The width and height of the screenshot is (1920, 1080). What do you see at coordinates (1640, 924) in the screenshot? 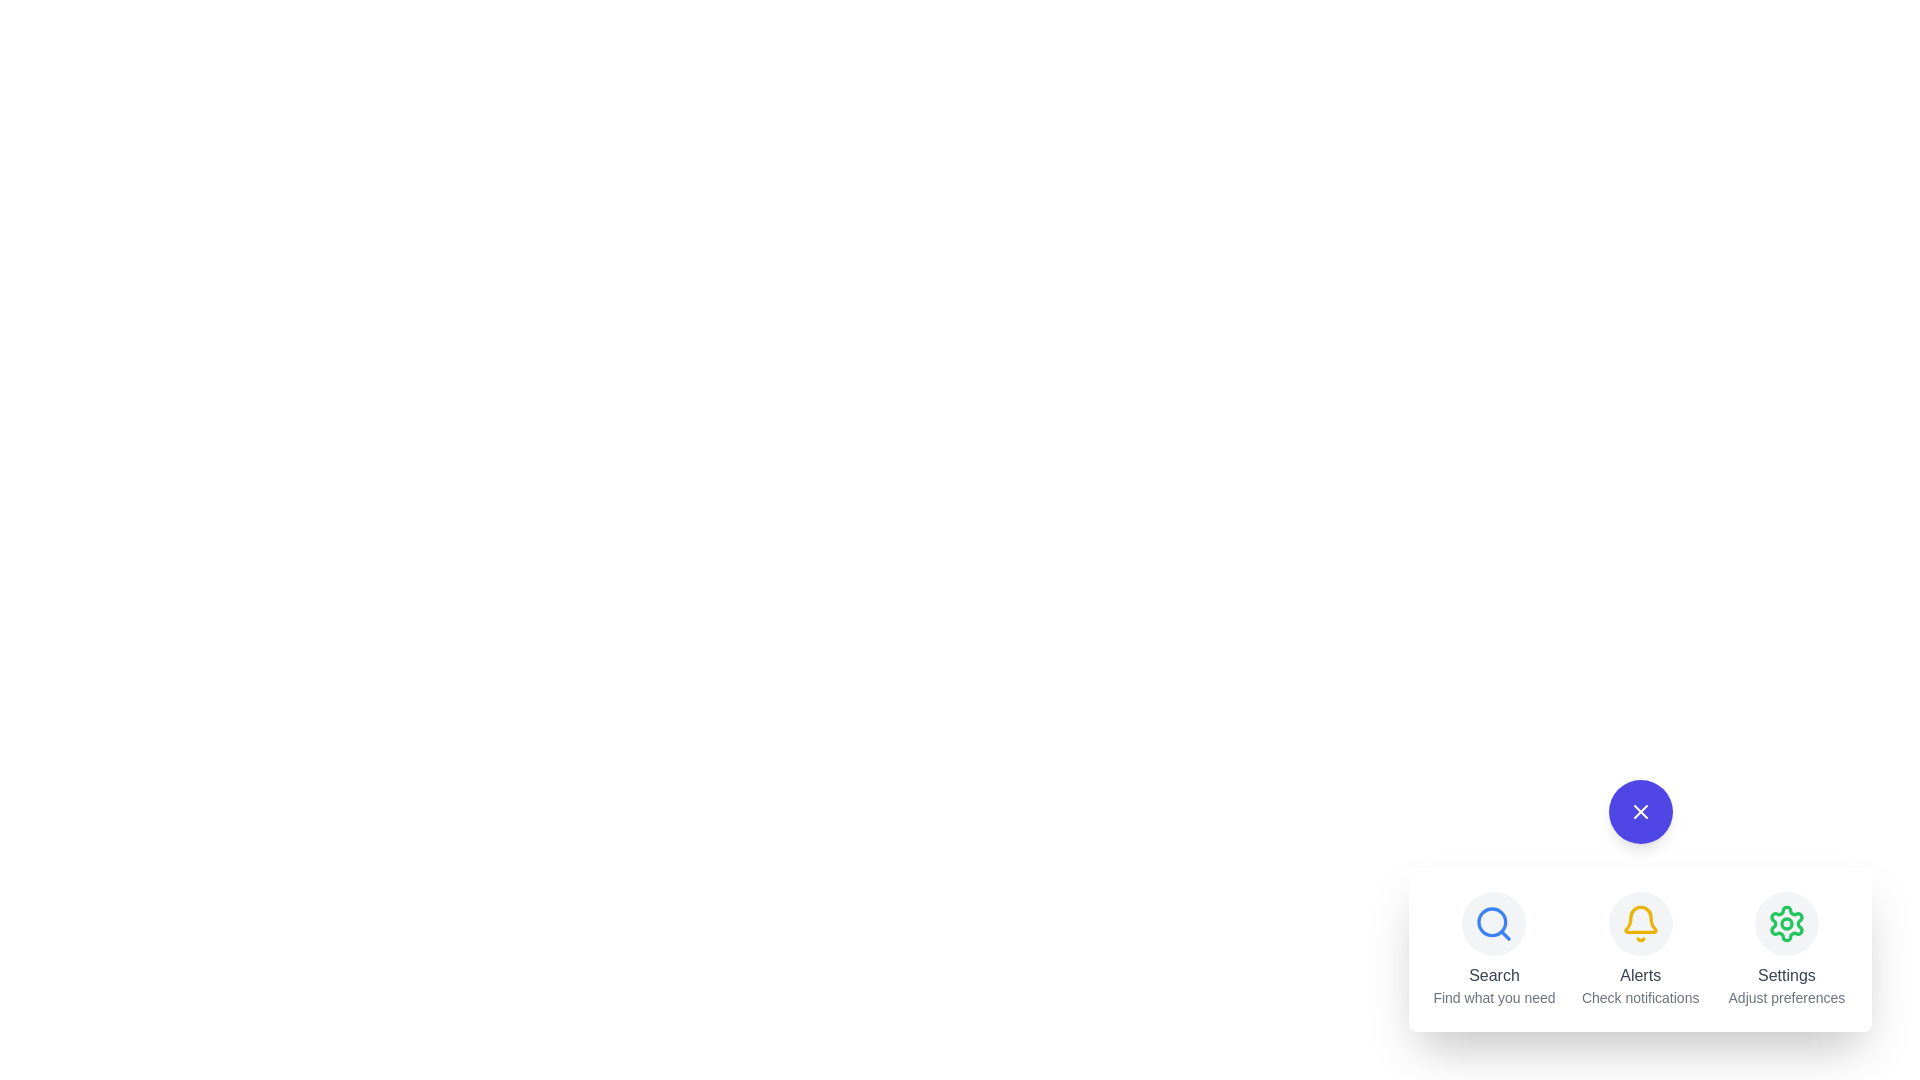
I see `the Alerts button to perform its action` at bounding box center [1640, 924].